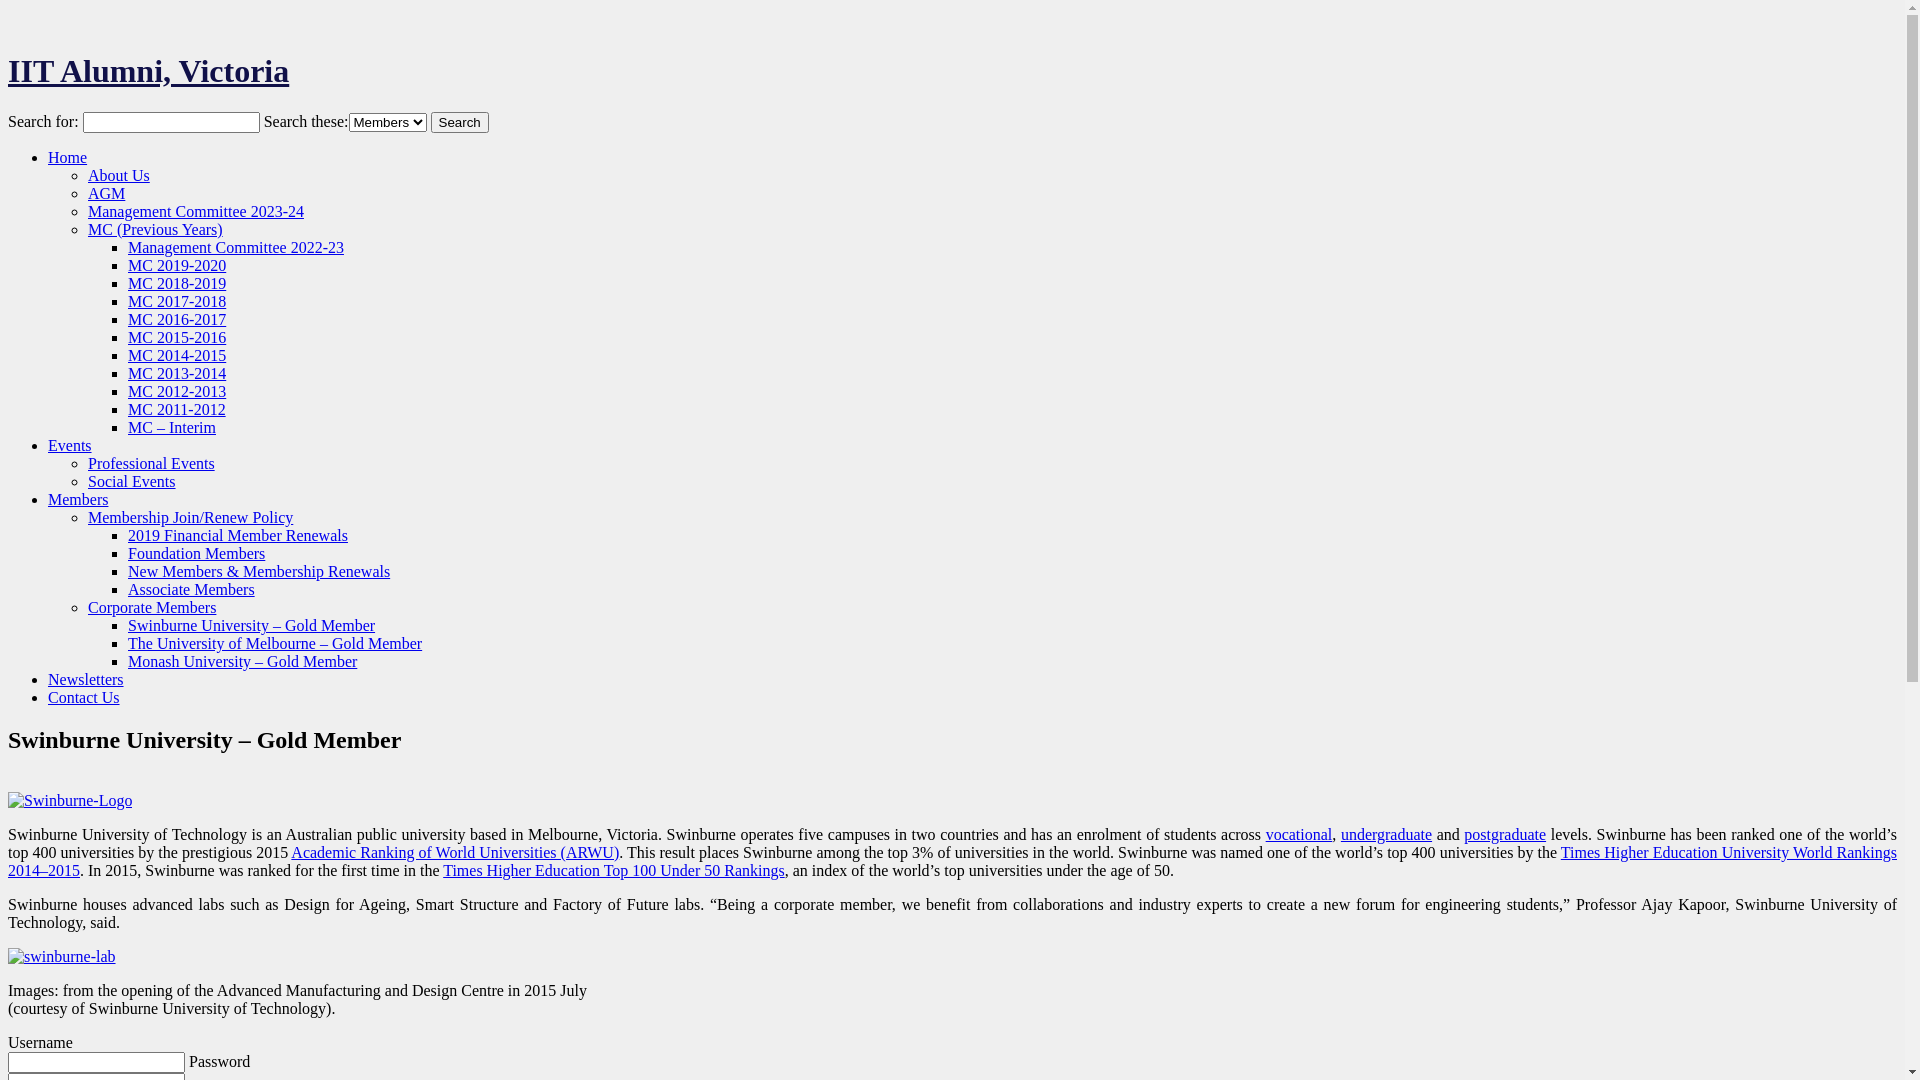  What do you see at coordinates (70, 444) in the screenshot?
I see `'Events'` at bounding box center [70, 444].